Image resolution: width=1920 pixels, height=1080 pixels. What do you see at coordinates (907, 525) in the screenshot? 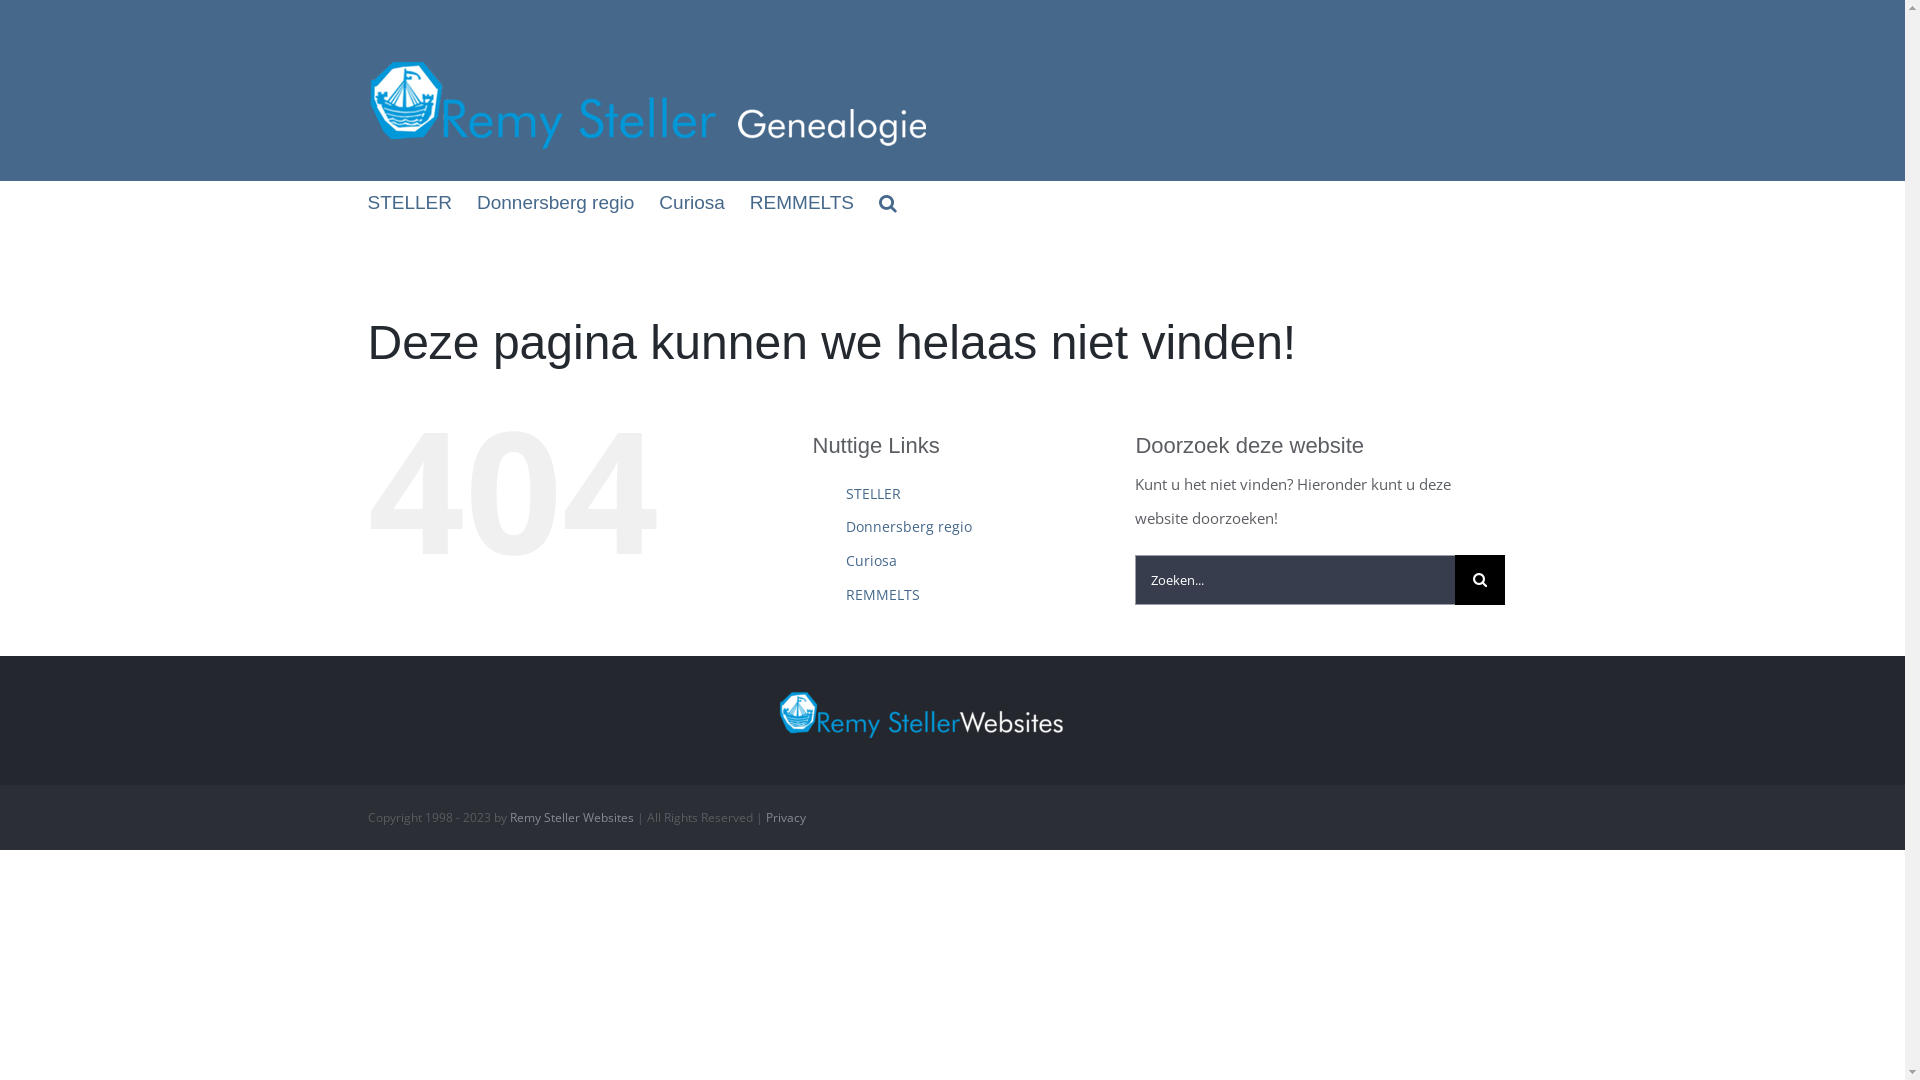
I see `'Donnersberg regio'` at bounding box center [907, 525].